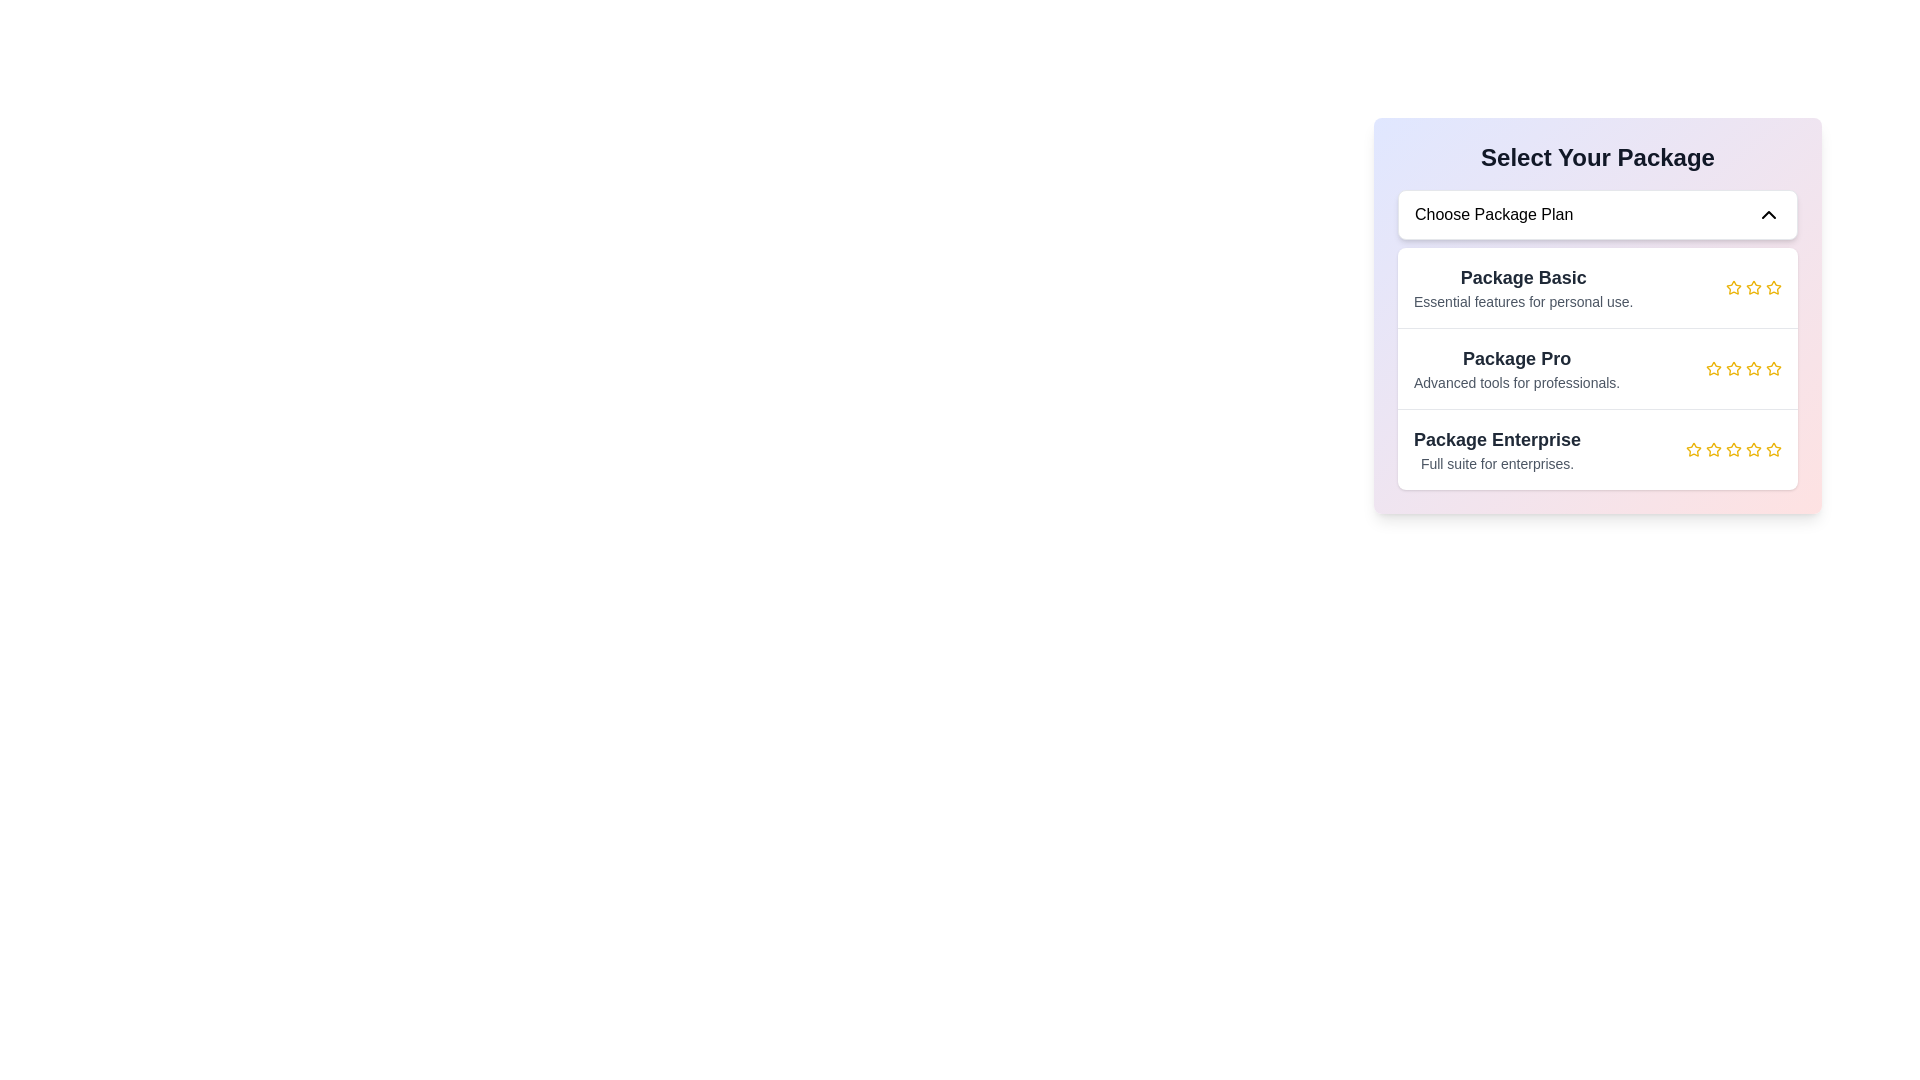  What do you see at coordinates (1712, 448) in the screenshot?
I see `the gold-colored outlined star icon, which is the third star in the 5-star rating system associated with the 'Package Enterprise' option on the pricing selection card` at bounding box center [1712, 448].